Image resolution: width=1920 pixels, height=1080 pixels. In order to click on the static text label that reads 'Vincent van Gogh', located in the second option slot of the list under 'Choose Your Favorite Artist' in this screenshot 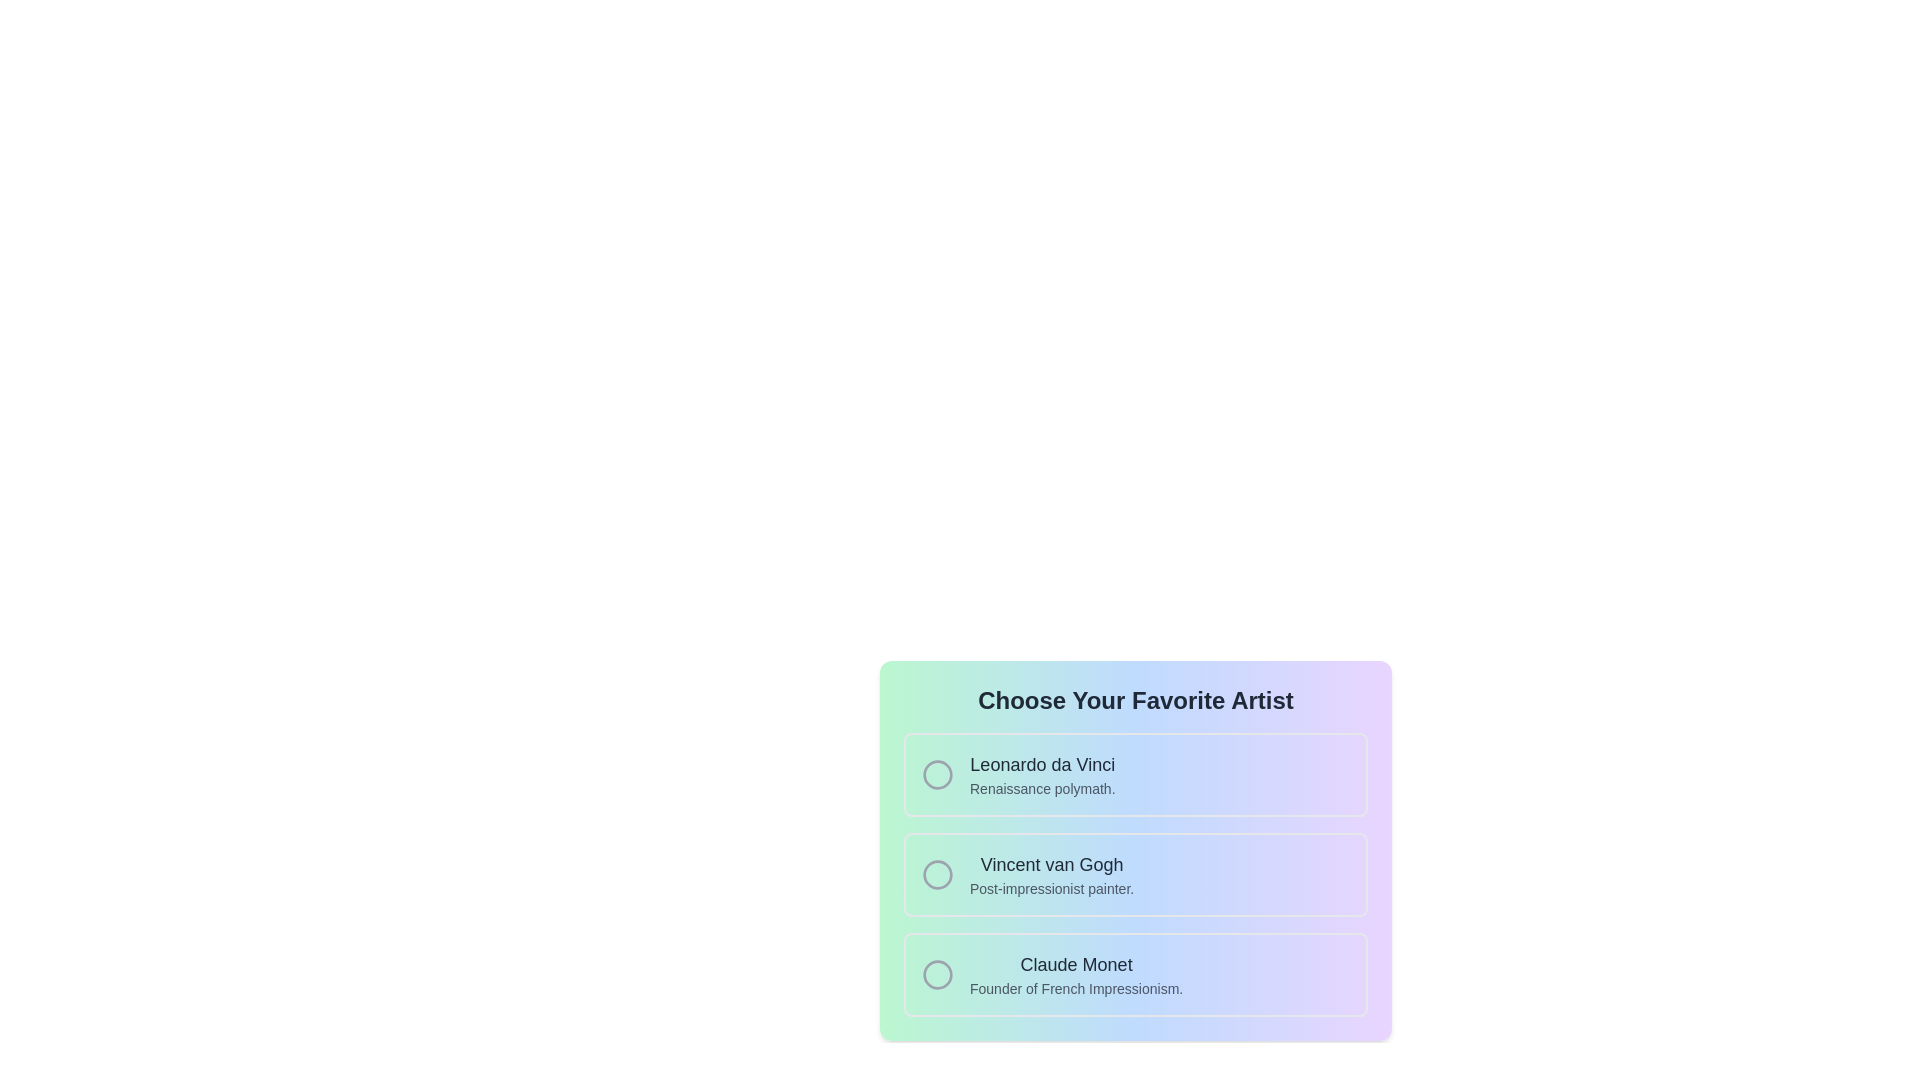, I will do `click(1051, 863)`.